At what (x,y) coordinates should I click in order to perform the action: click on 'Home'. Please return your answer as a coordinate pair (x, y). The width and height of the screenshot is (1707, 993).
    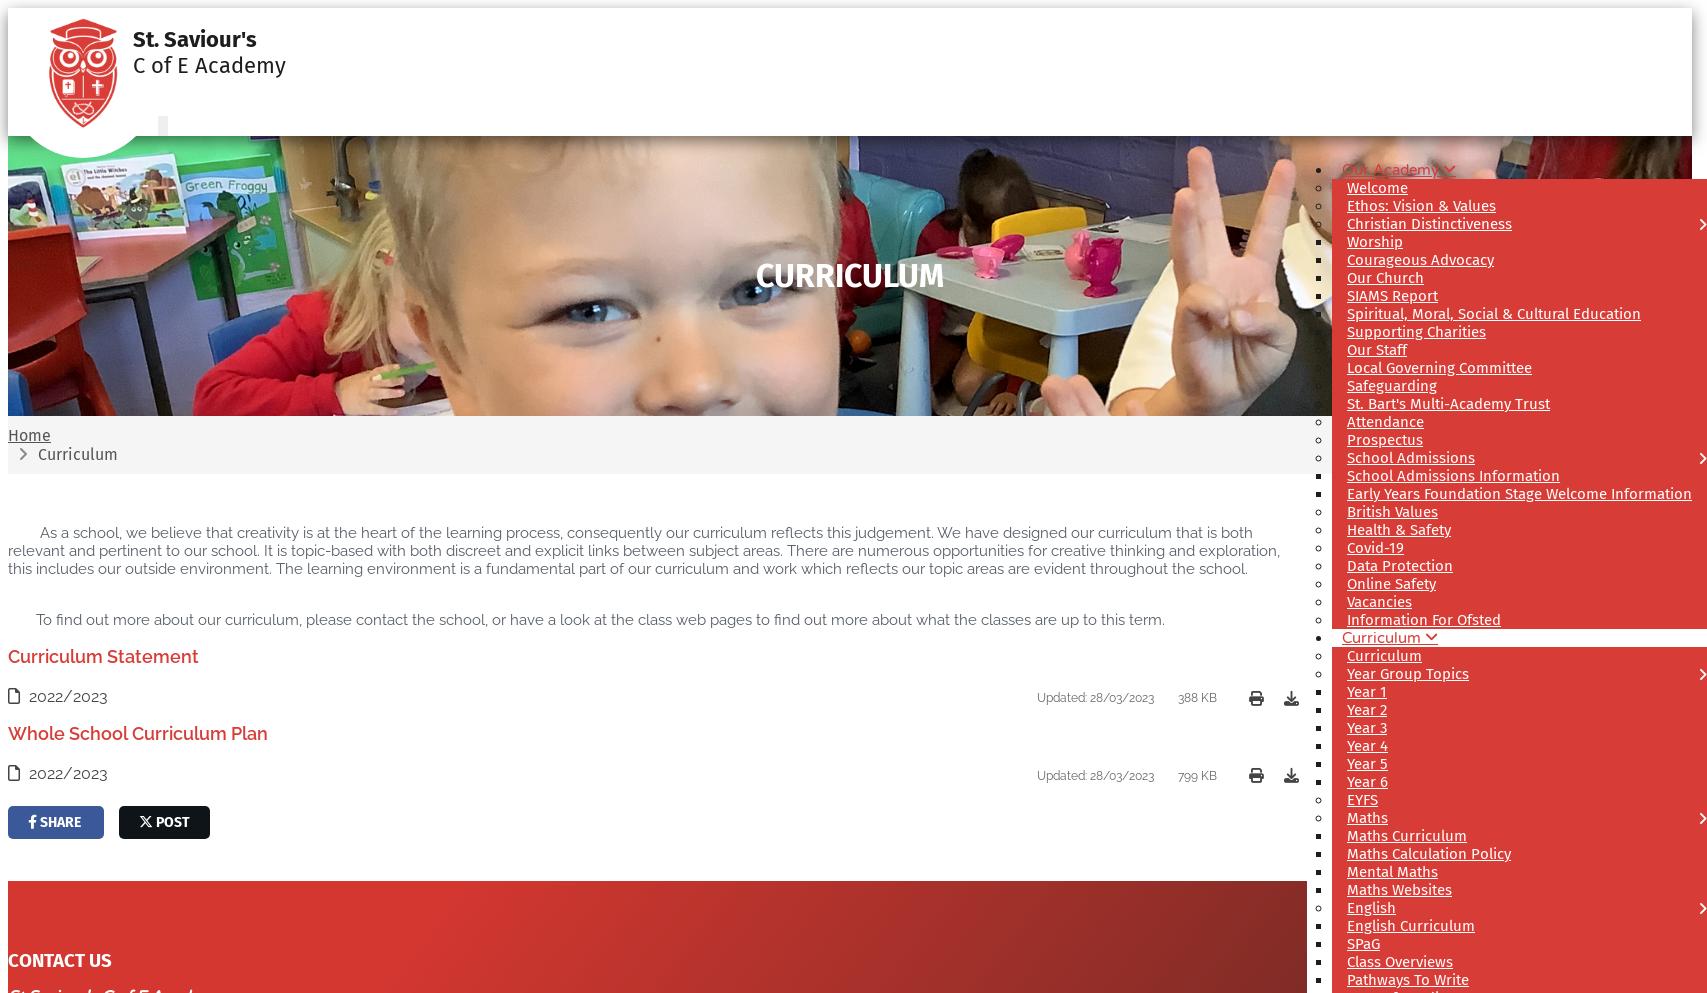
    Looking at the image, I should click on (29, 435).